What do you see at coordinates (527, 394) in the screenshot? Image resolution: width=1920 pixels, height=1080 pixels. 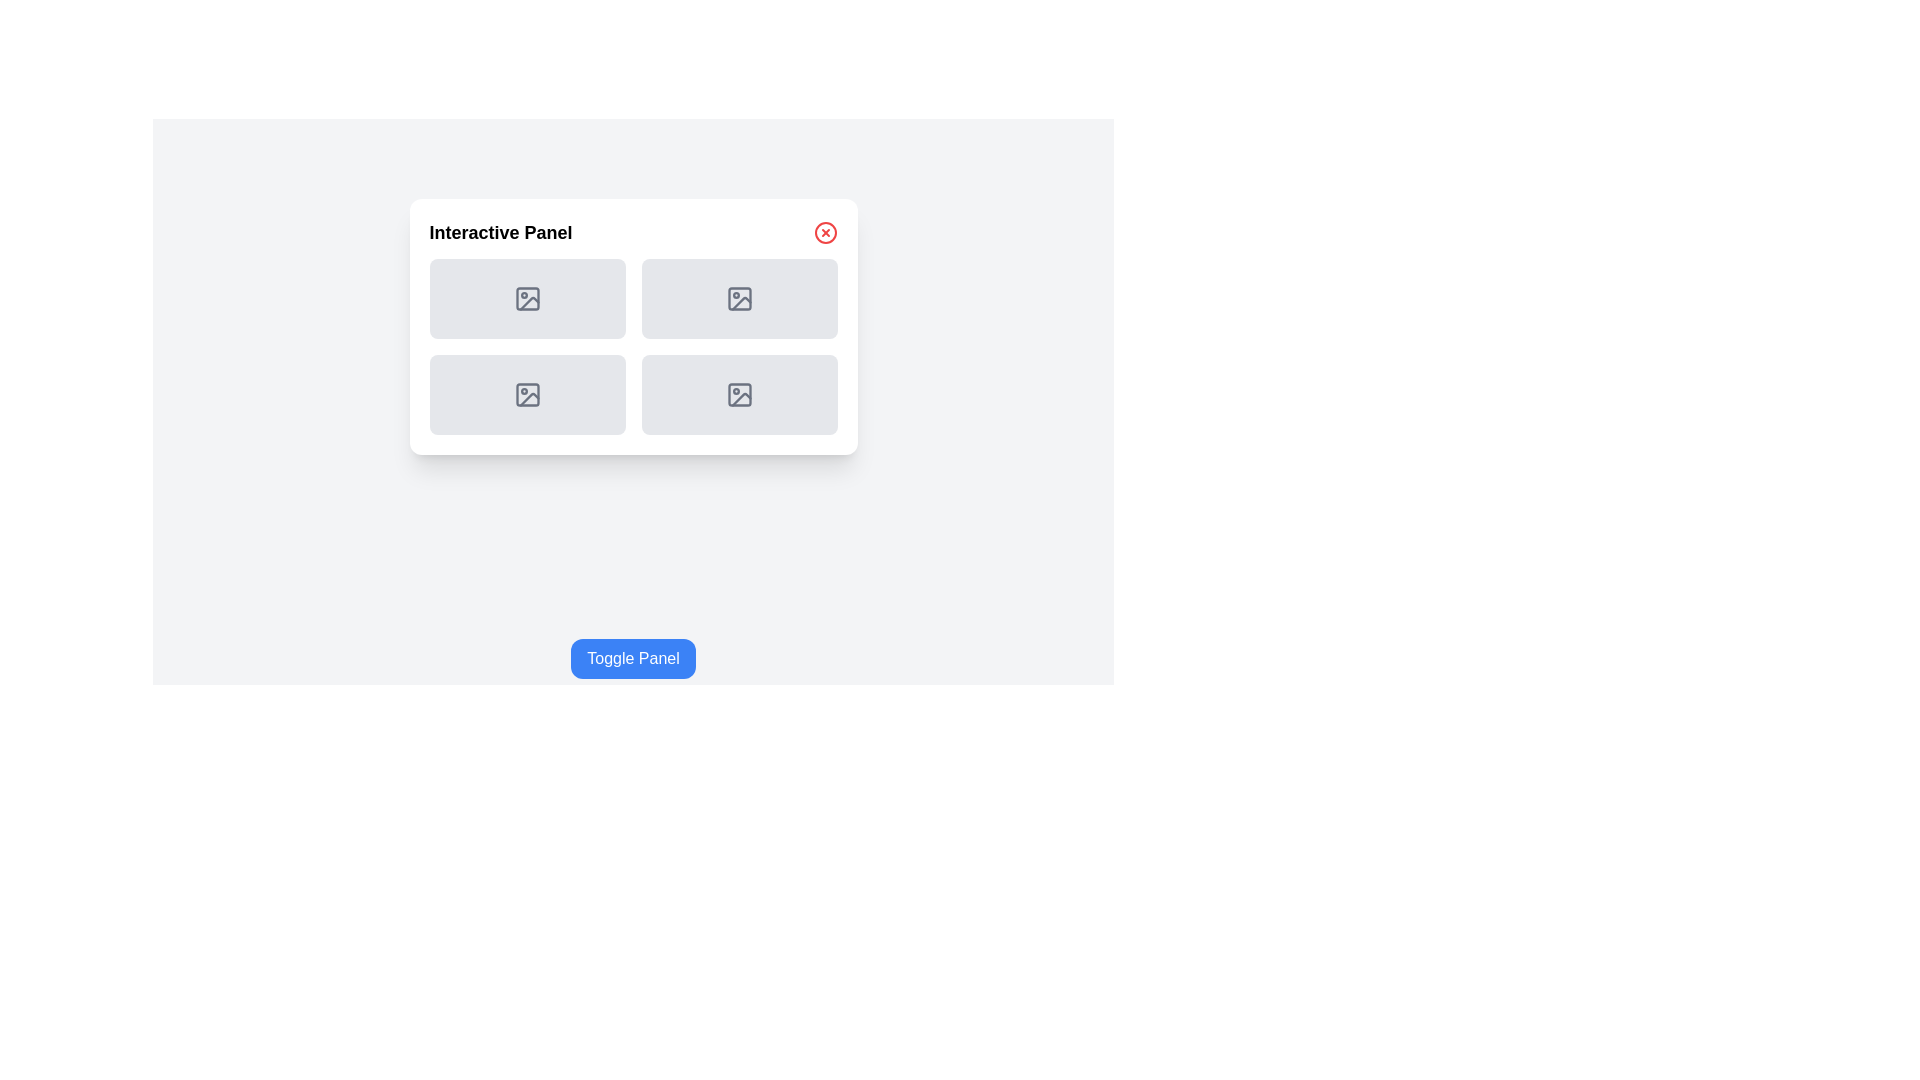 I see `the rectangular icon with rounded corners located in the second row and first column of the 2x2 grid within the 'Interactive Panel'` at bounding box center [527, 394].